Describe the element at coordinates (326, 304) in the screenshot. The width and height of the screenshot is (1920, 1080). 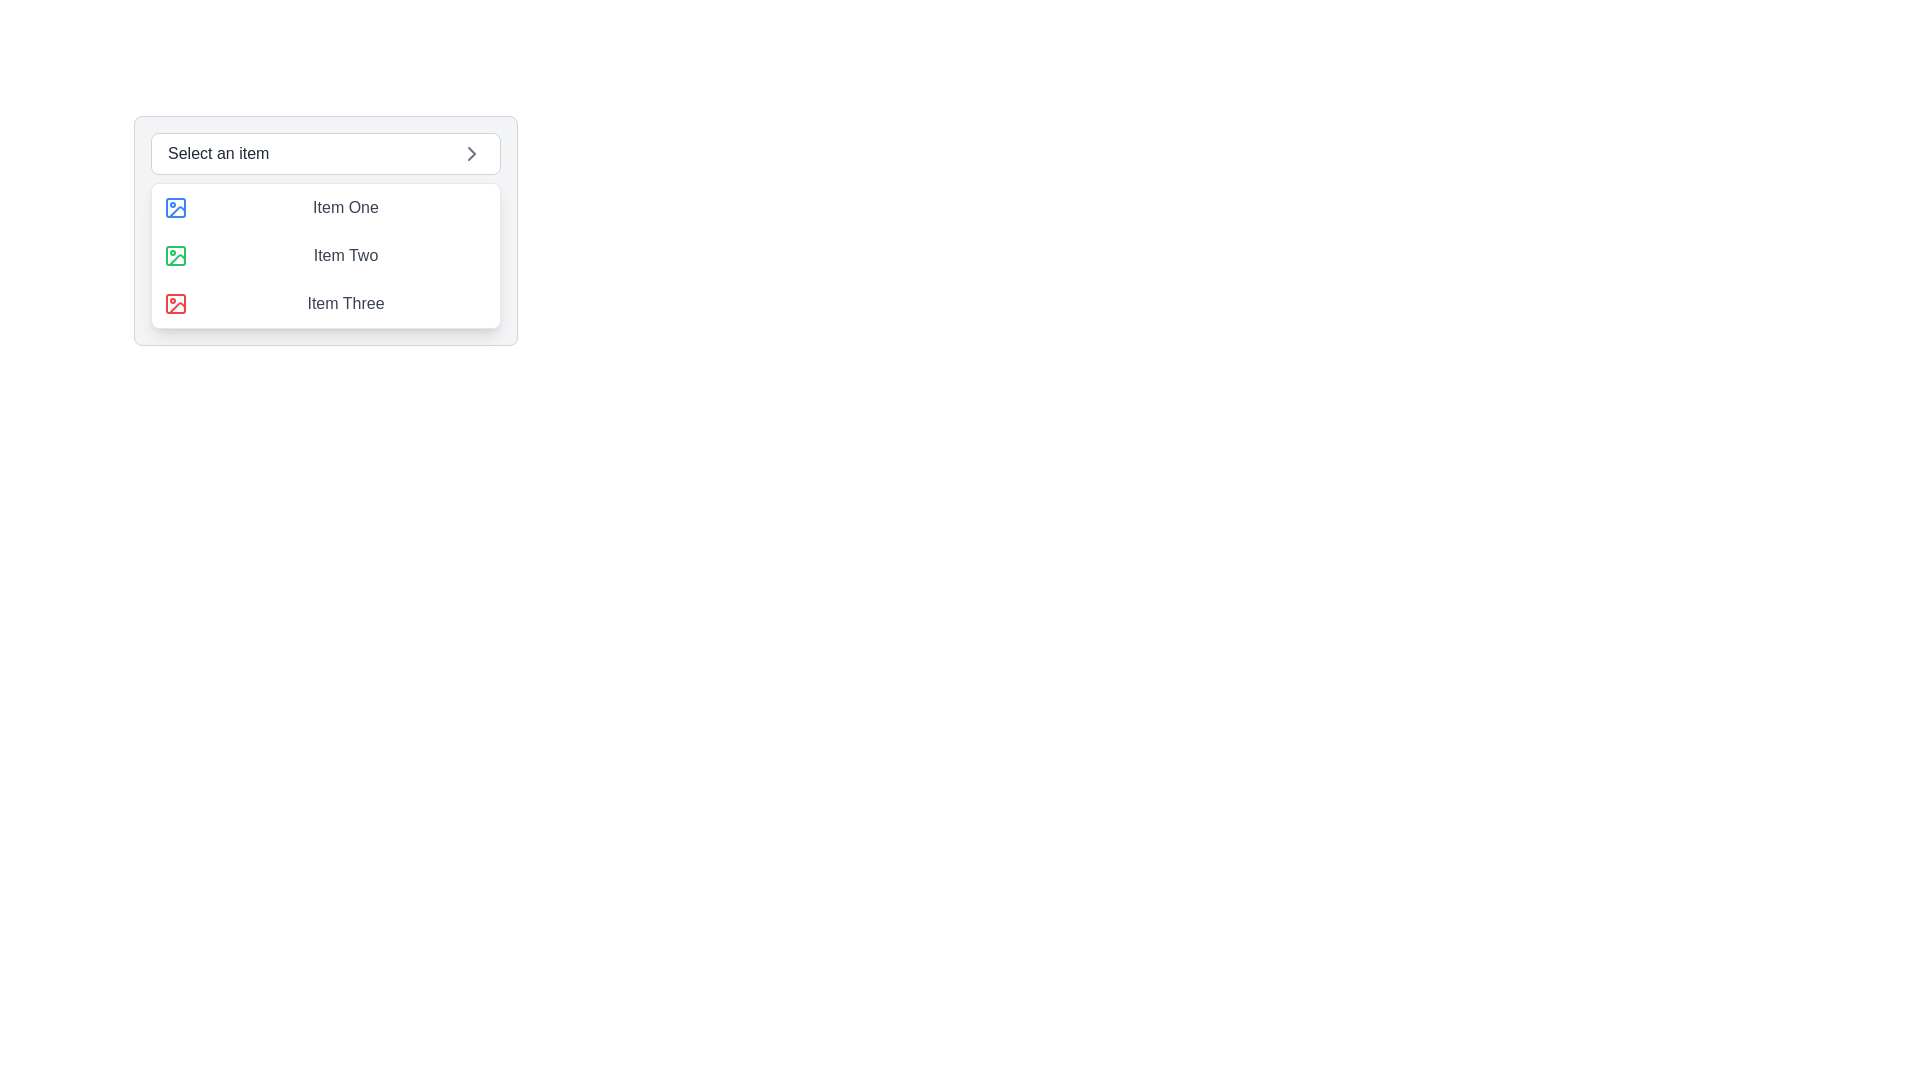
I see `the third selectable item in the dropdown menu` at that location.